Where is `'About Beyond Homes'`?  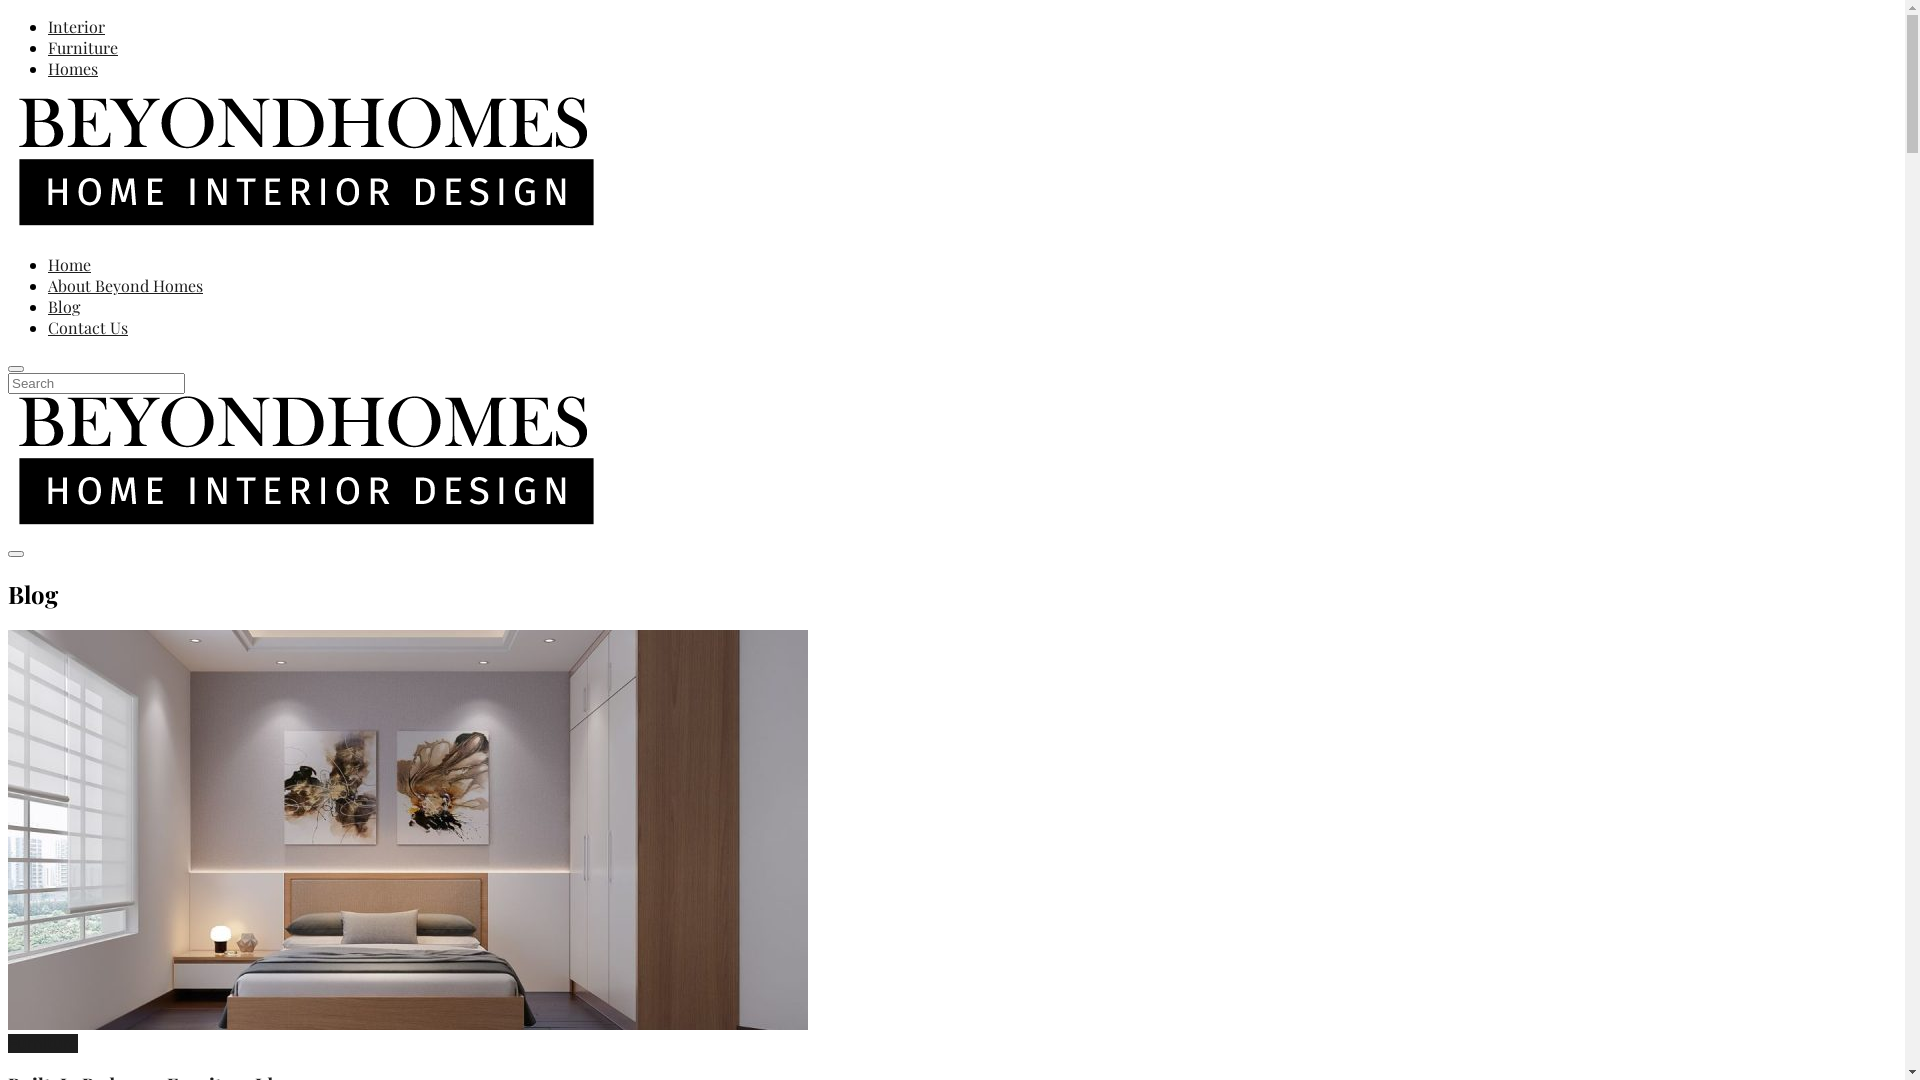
'About Beyond Homes' is located at coordinates (48, 285).